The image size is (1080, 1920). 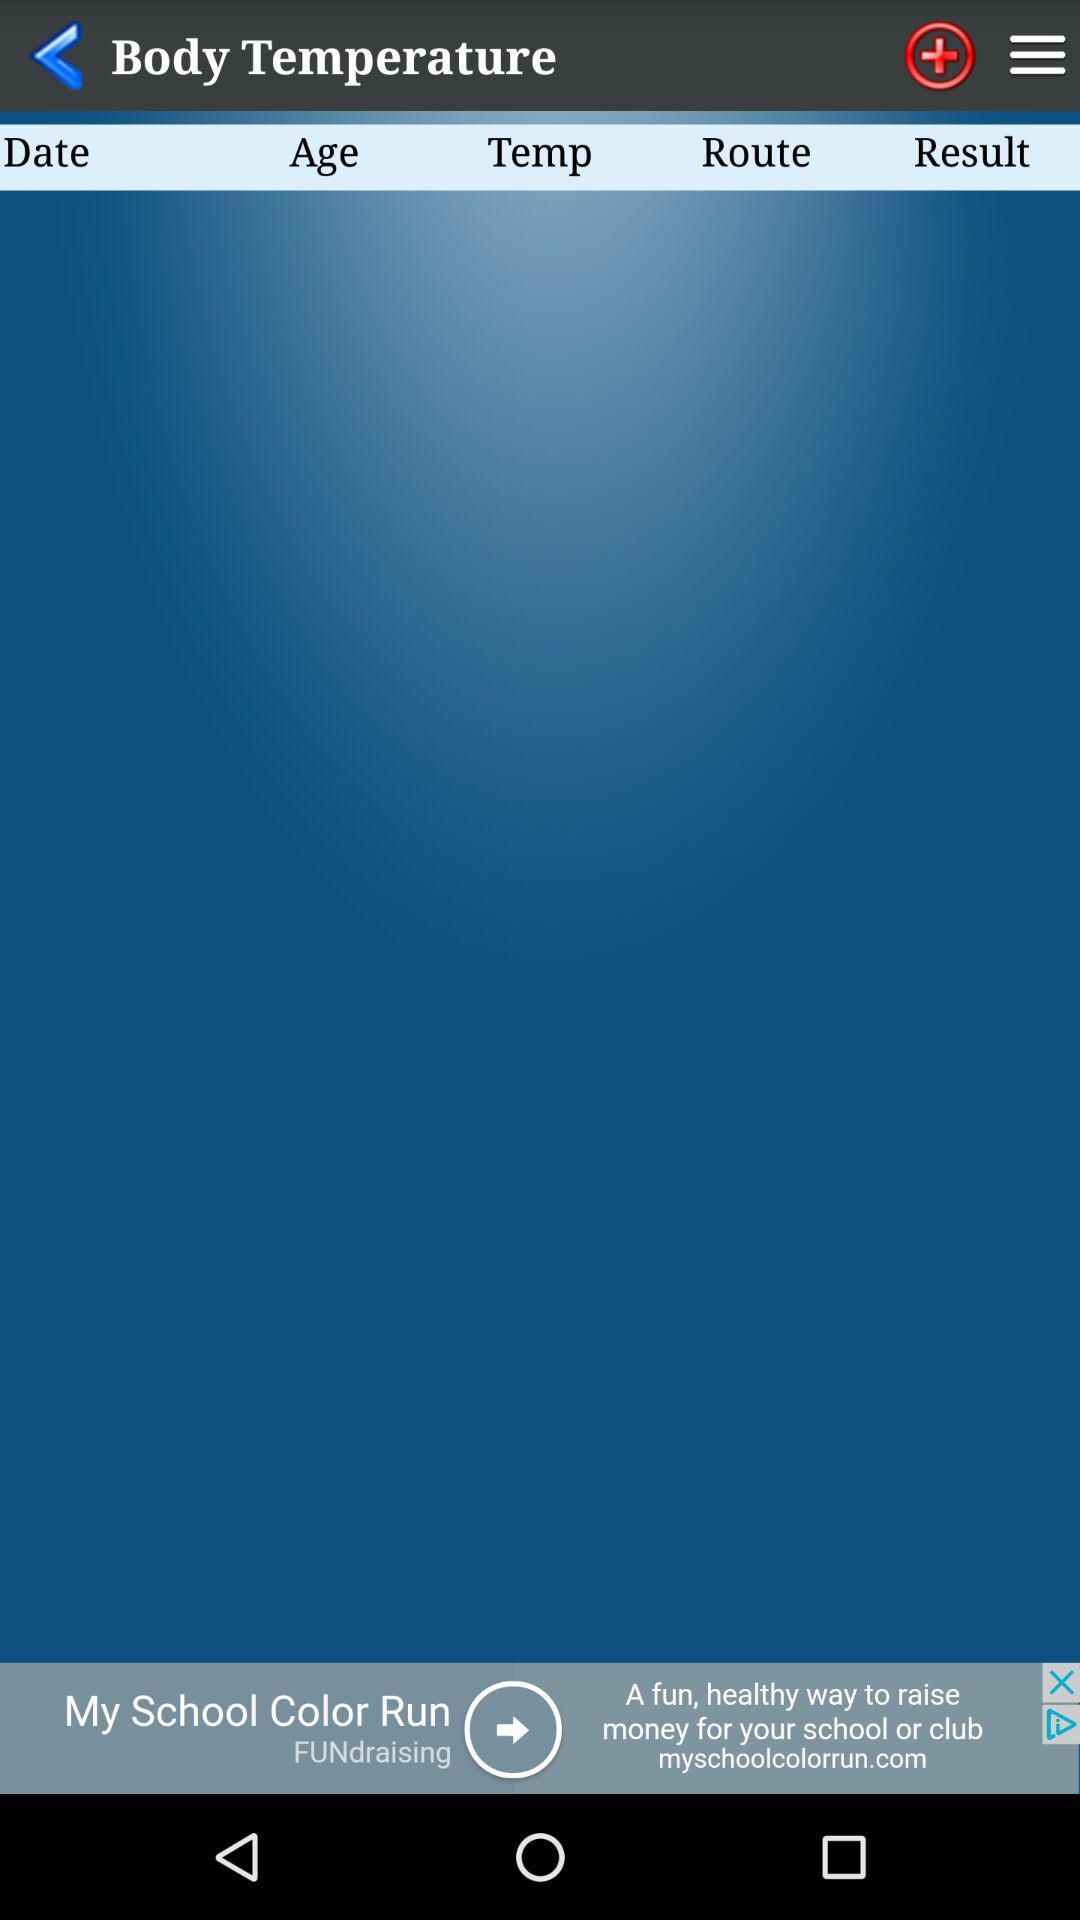 I want to click on notification, so click(x=1036, y=55).